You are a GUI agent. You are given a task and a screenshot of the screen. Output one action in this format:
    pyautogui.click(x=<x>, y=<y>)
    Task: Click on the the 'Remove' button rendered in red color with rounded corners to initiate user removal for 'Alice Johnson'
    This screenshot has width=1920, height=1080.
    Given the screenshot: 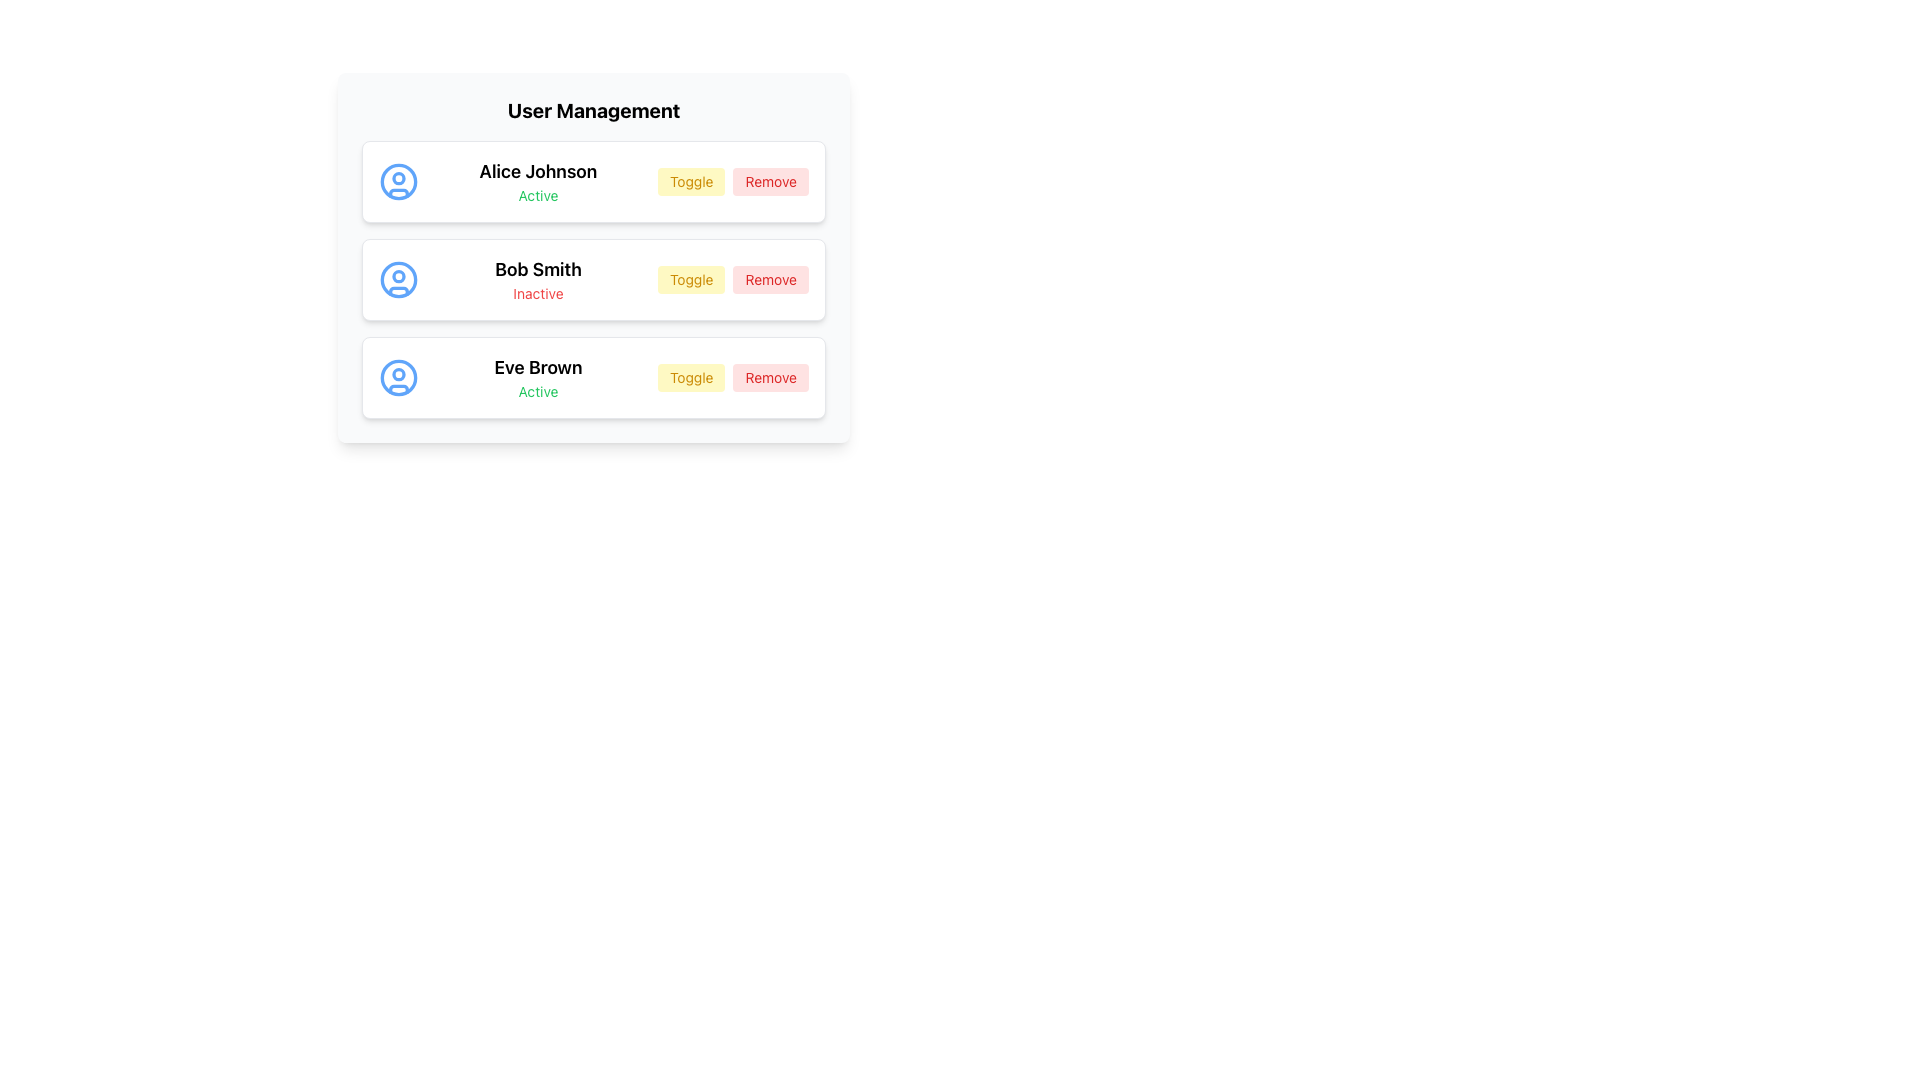 What is the action you would take?
    pyautogui.click(x=770, y=181)
    